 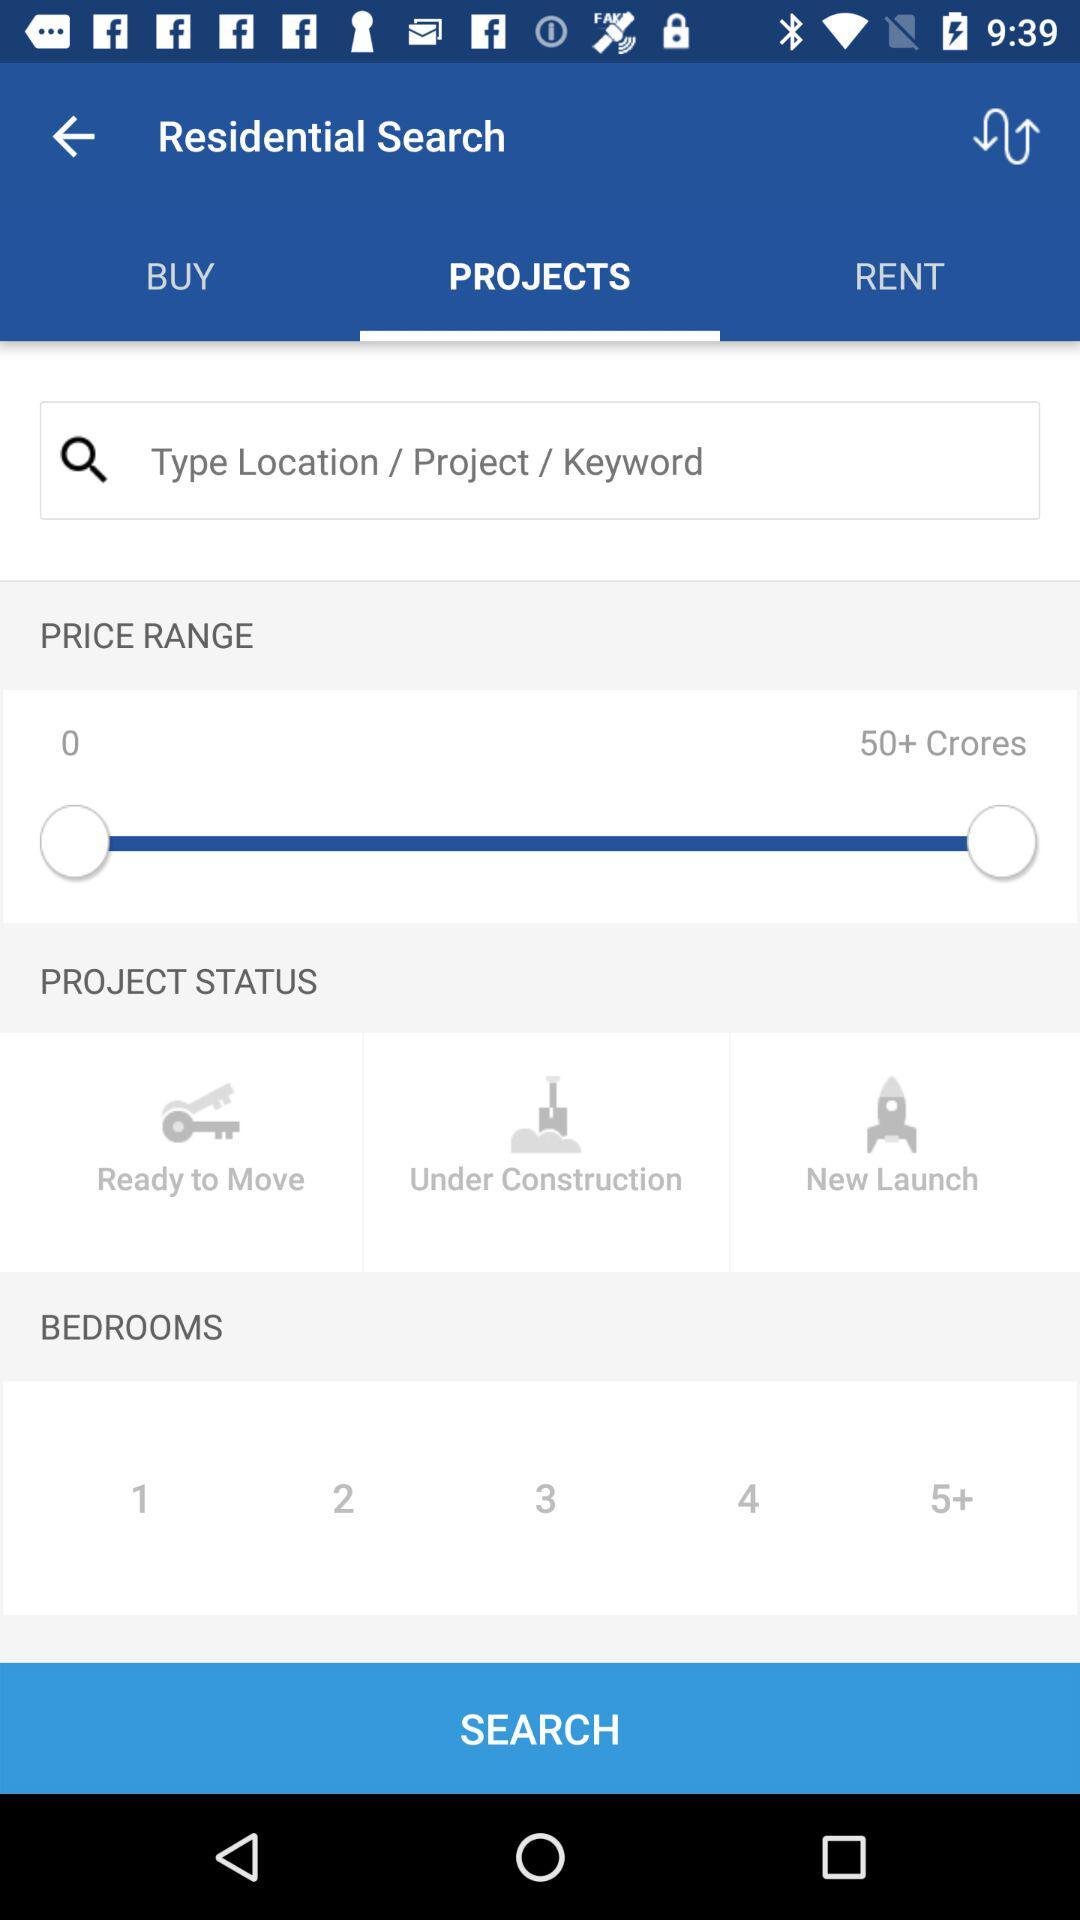 What do you see at coordinates (546, 1498) in the screenshot?
I see `the 3 item` at bounding box center [546, 1498].